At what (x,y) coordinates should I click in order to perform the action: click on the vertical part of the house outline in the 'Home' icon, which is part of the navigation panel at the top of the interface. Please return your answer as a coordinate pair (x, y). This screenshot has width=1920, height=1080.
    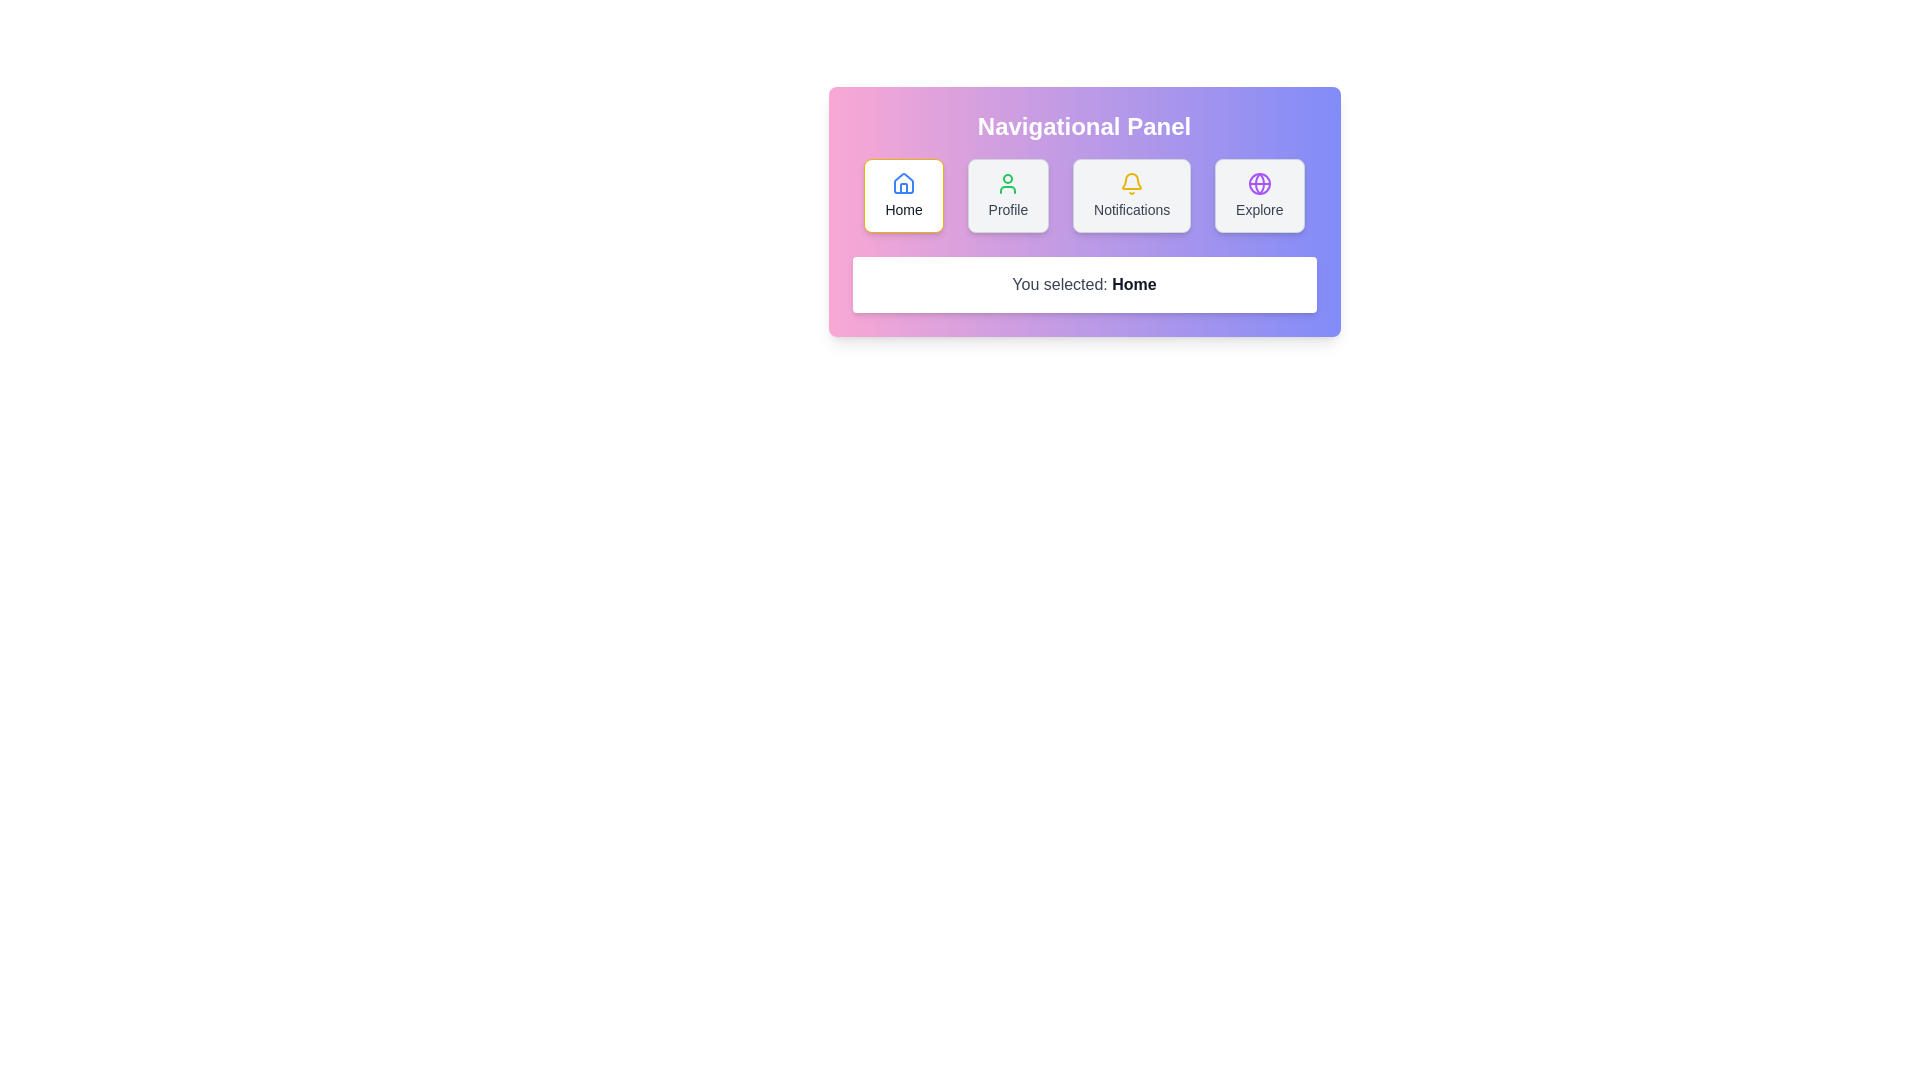
    Looking at the image, I should click on (903, 188).